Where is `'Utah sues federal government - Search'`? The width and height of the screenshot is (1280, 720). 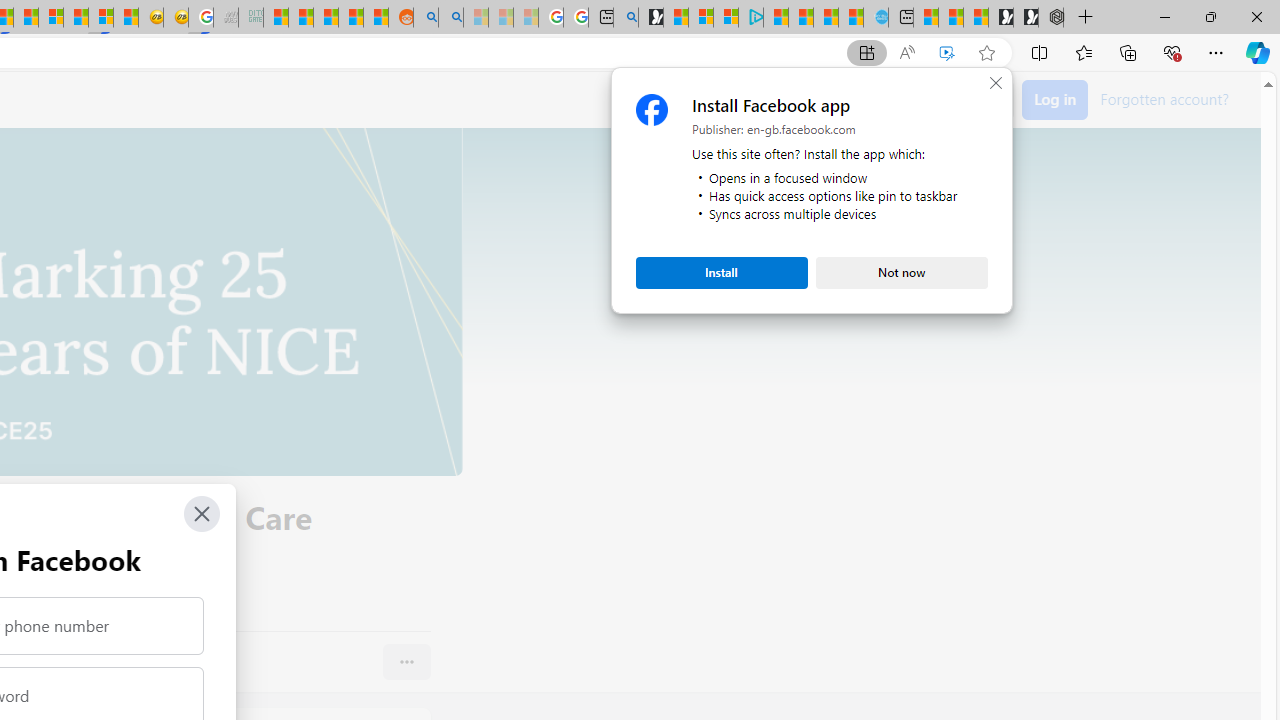
'Utah sues federal government - Search' is located at coordinates (450, 17).